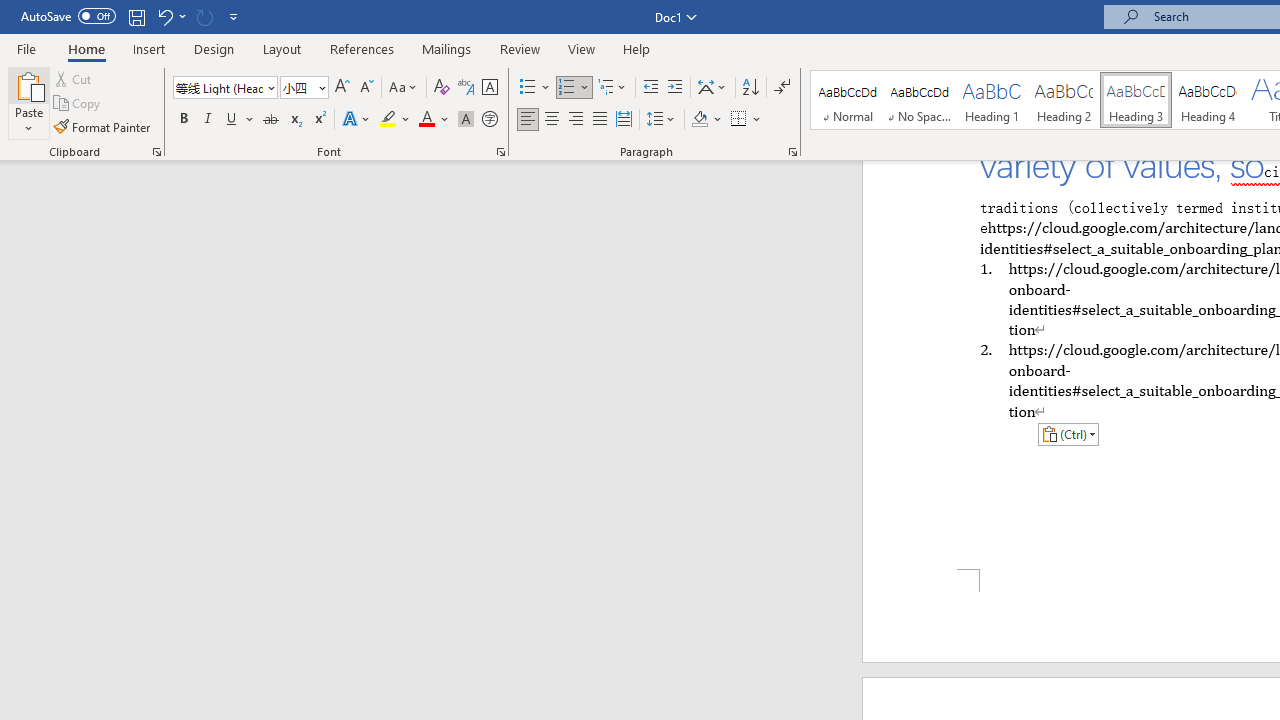 The image size is (1280, 720). Describe the element at coordinates (318, 119) in the screenshot. I see `'Superscript'` at that location.